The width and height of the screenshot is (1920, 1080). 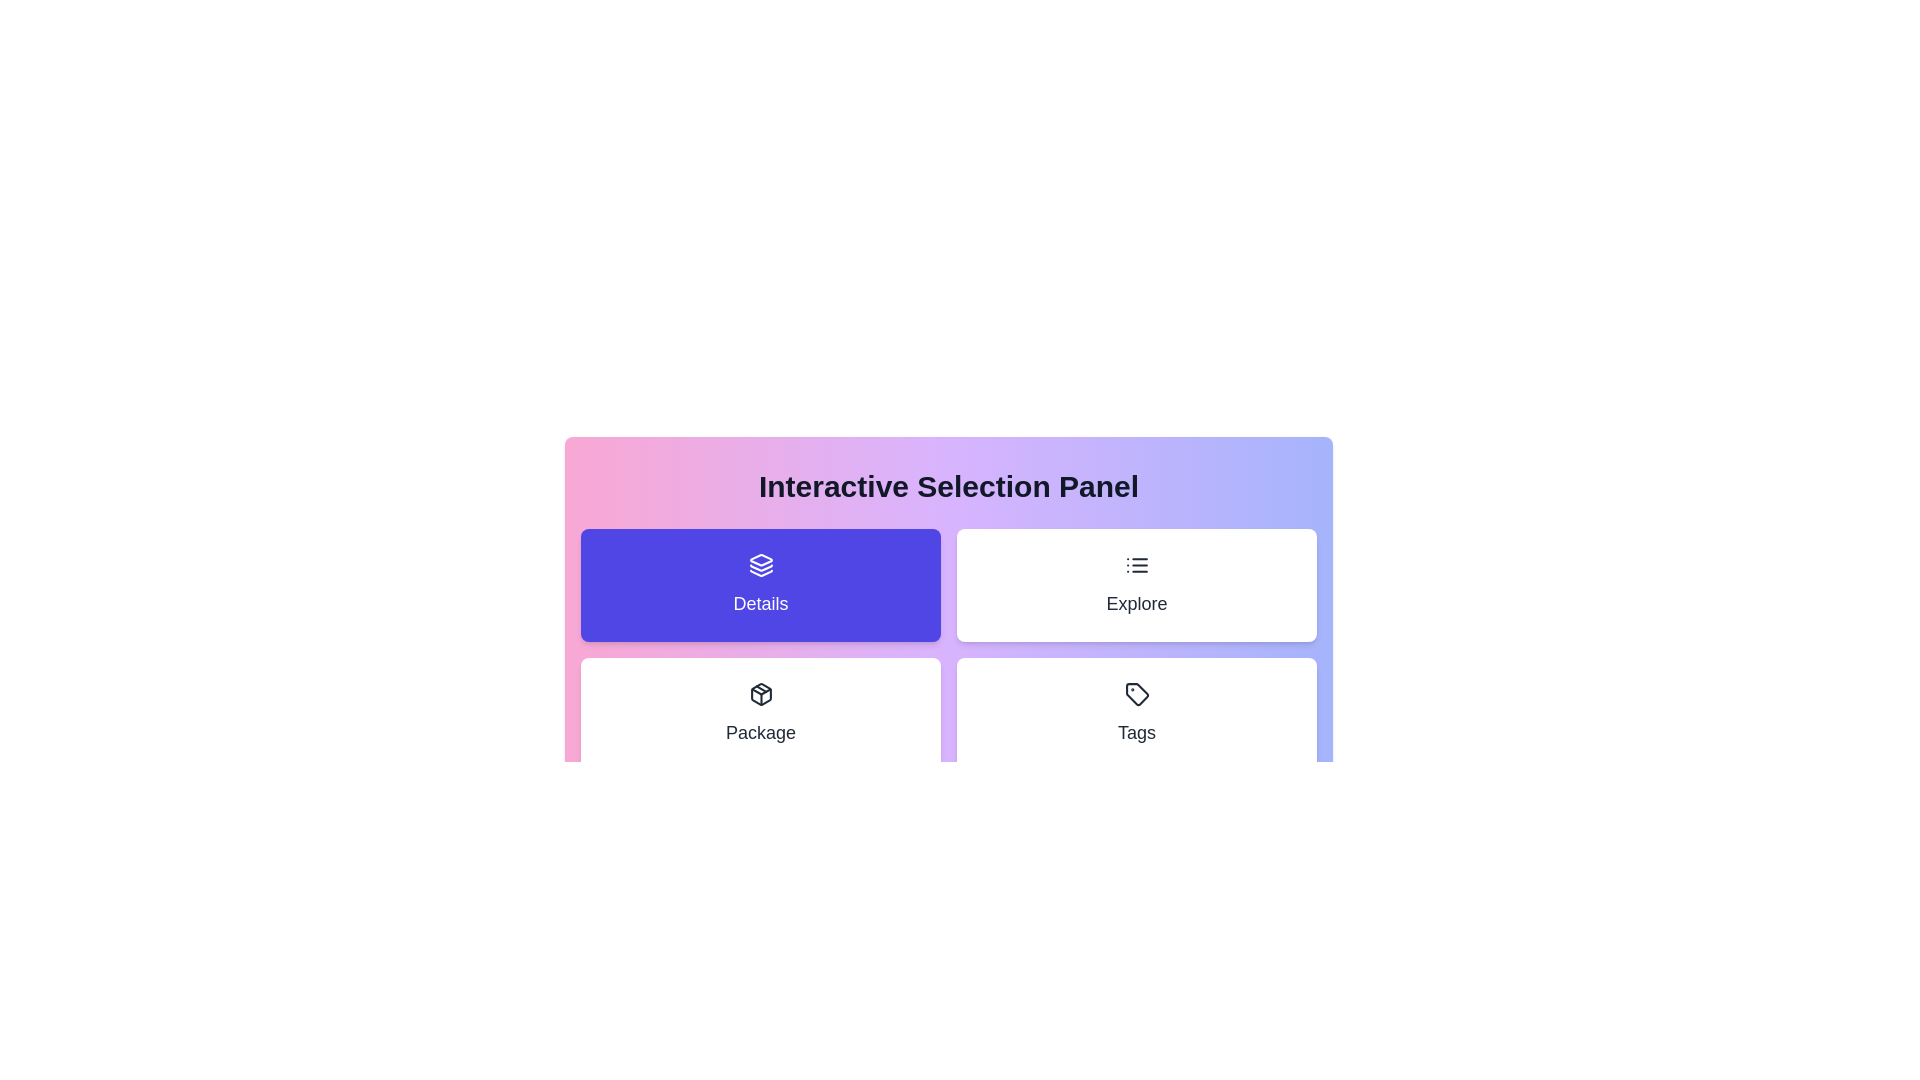 I want to click on the interactive button labeled 'Package' located in the bottom-left part of the grid layout, specifically the third card below the 'Details' card and to the left of the 'Tags' card, so click(x=760, y=712).